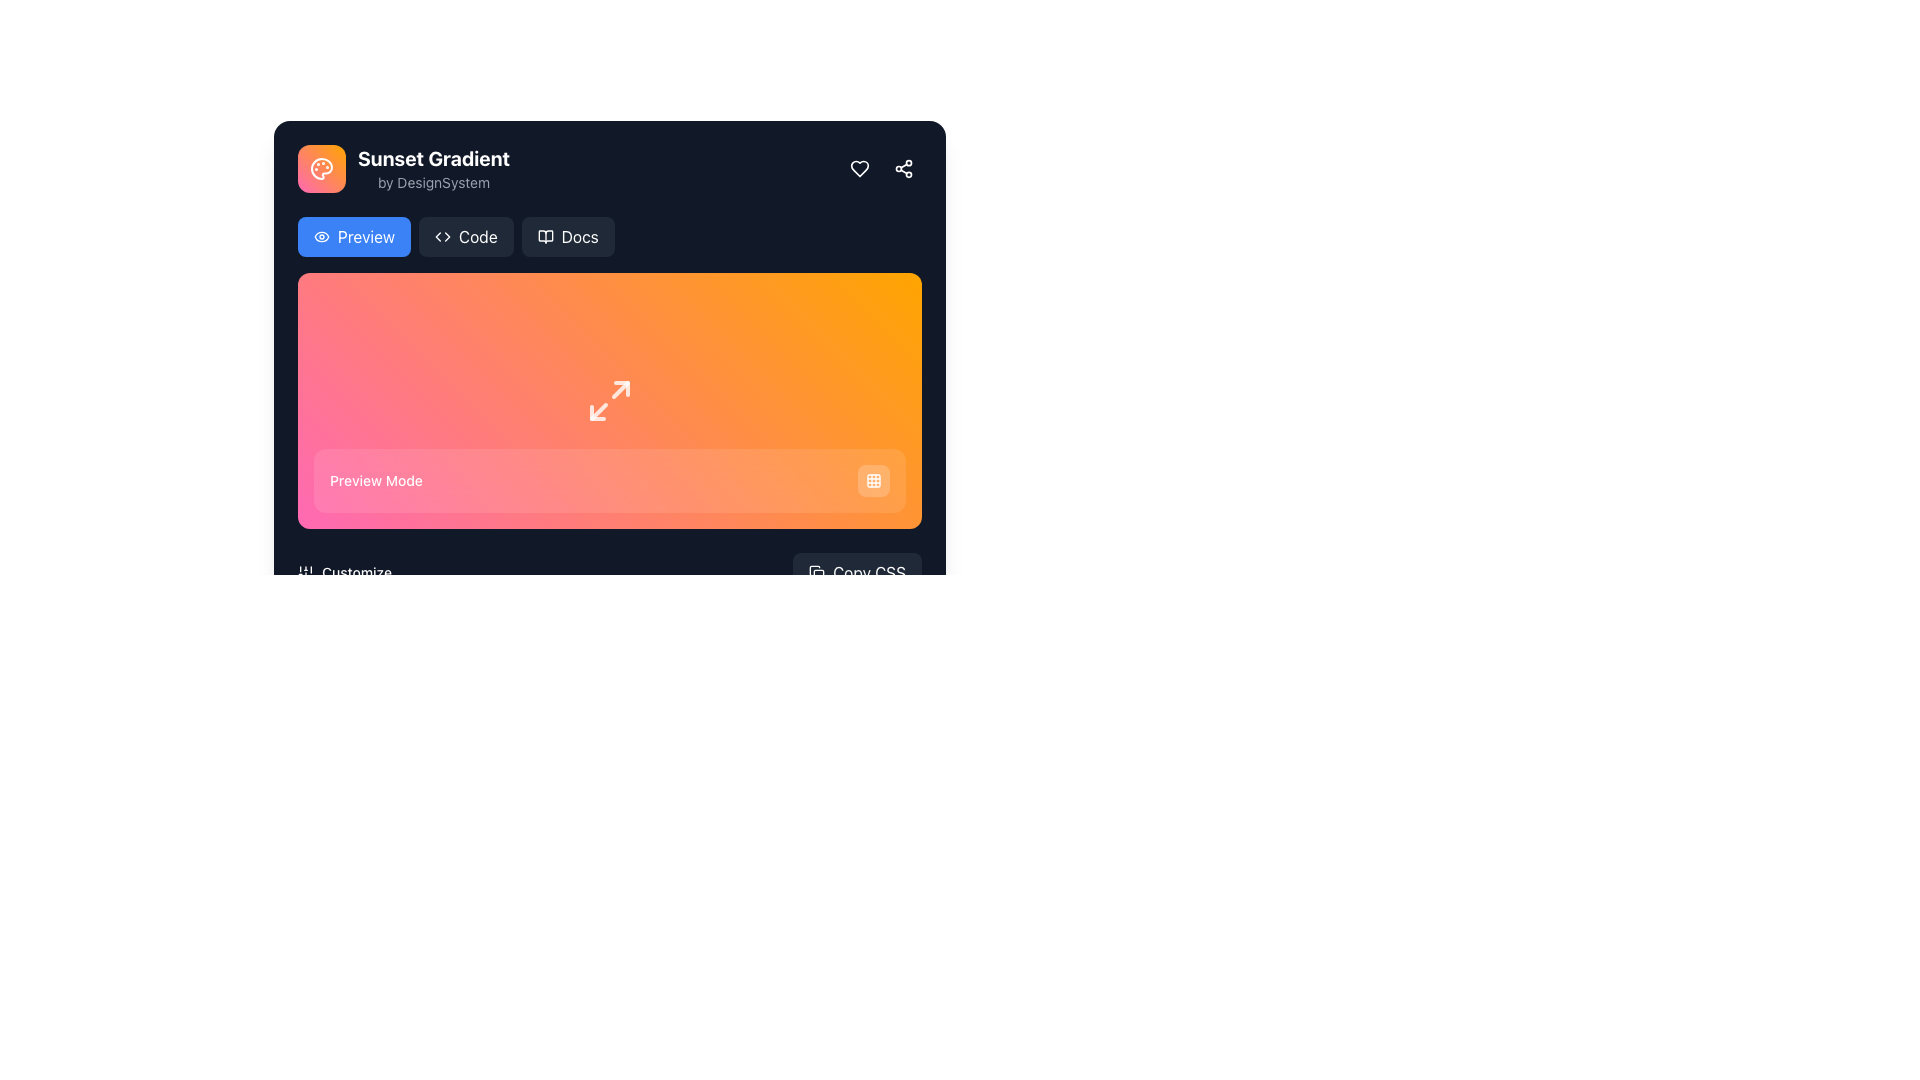  Describe the element at coordinates (354, 235) in the screenshot. I see `the preview button located below the 'Sunset Gradient' header` at that location.